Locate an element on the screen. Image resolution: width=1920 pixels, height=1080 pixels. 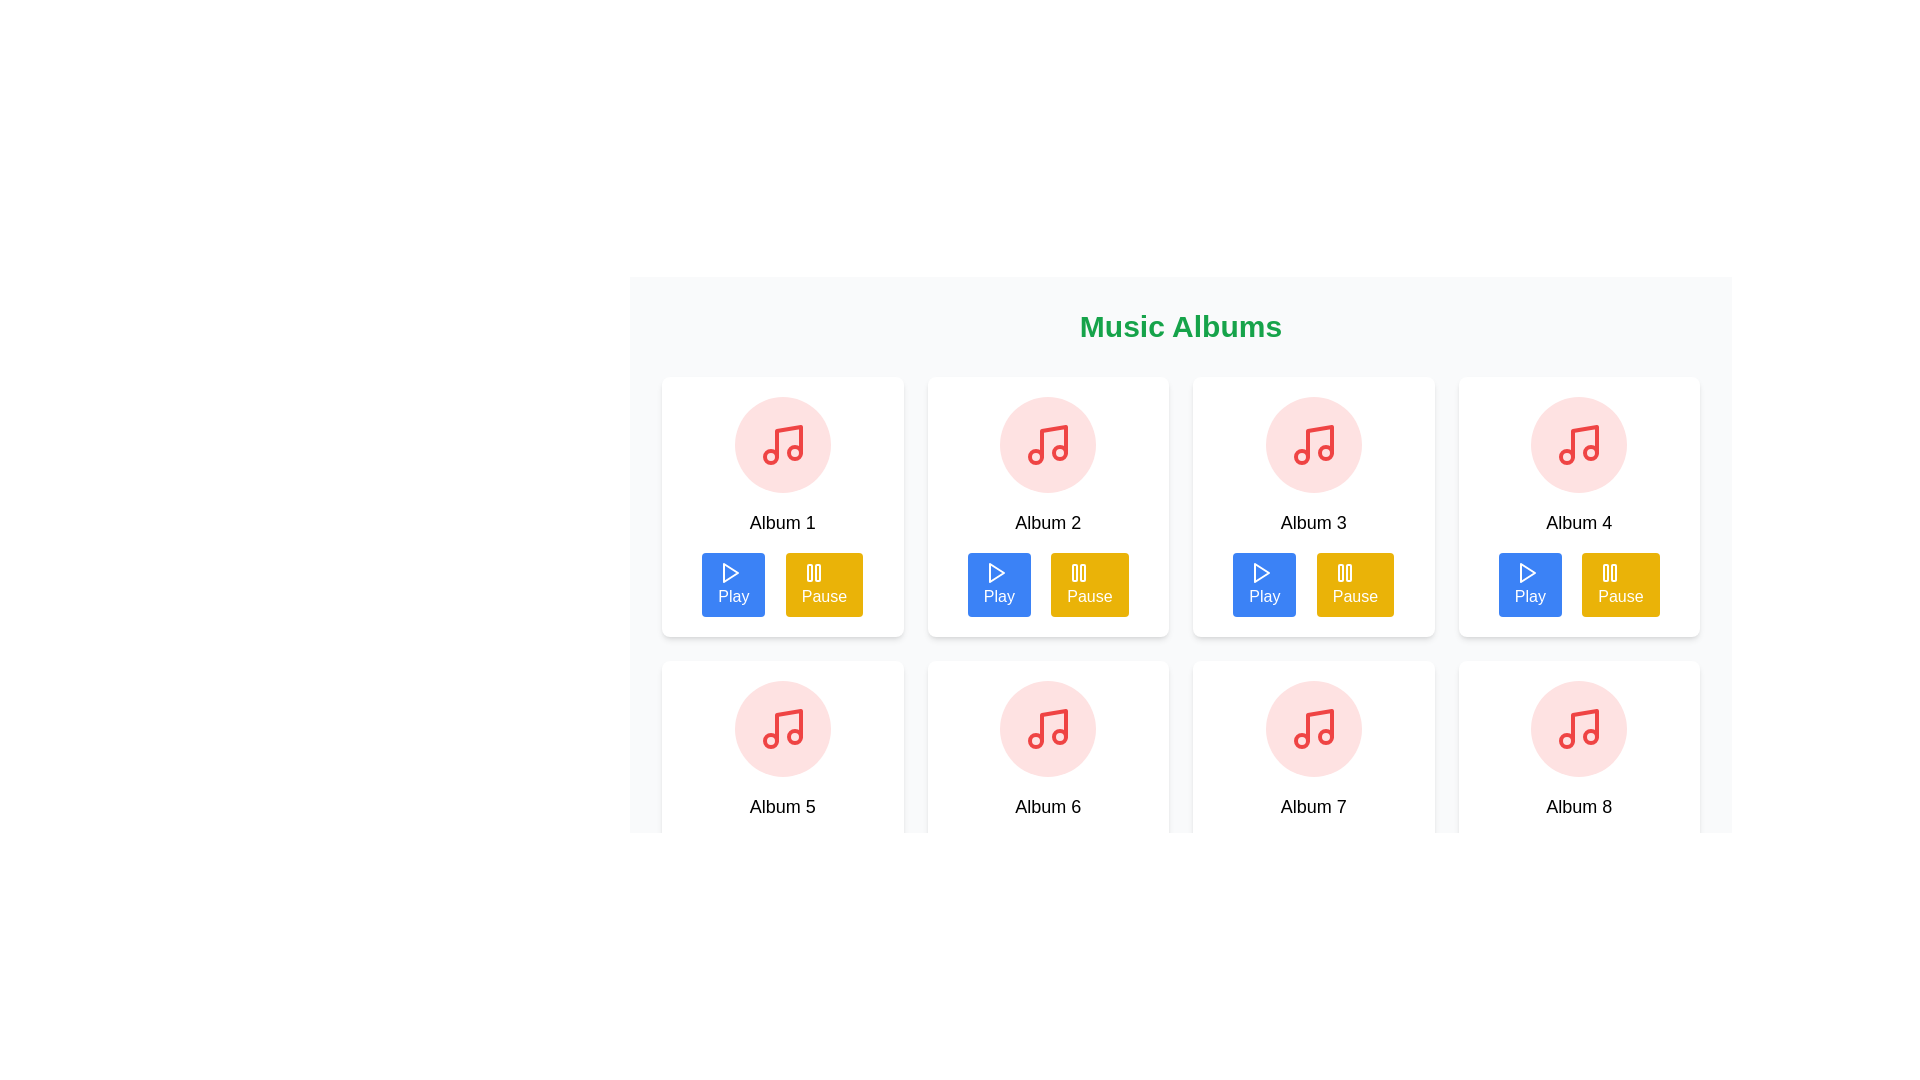
the text label displaying 'Album 2', which is centered in the second card of the album grid, located below the music icon and above the 'Play' and 'Pause' buttons is located at coordinates (1047, 522).